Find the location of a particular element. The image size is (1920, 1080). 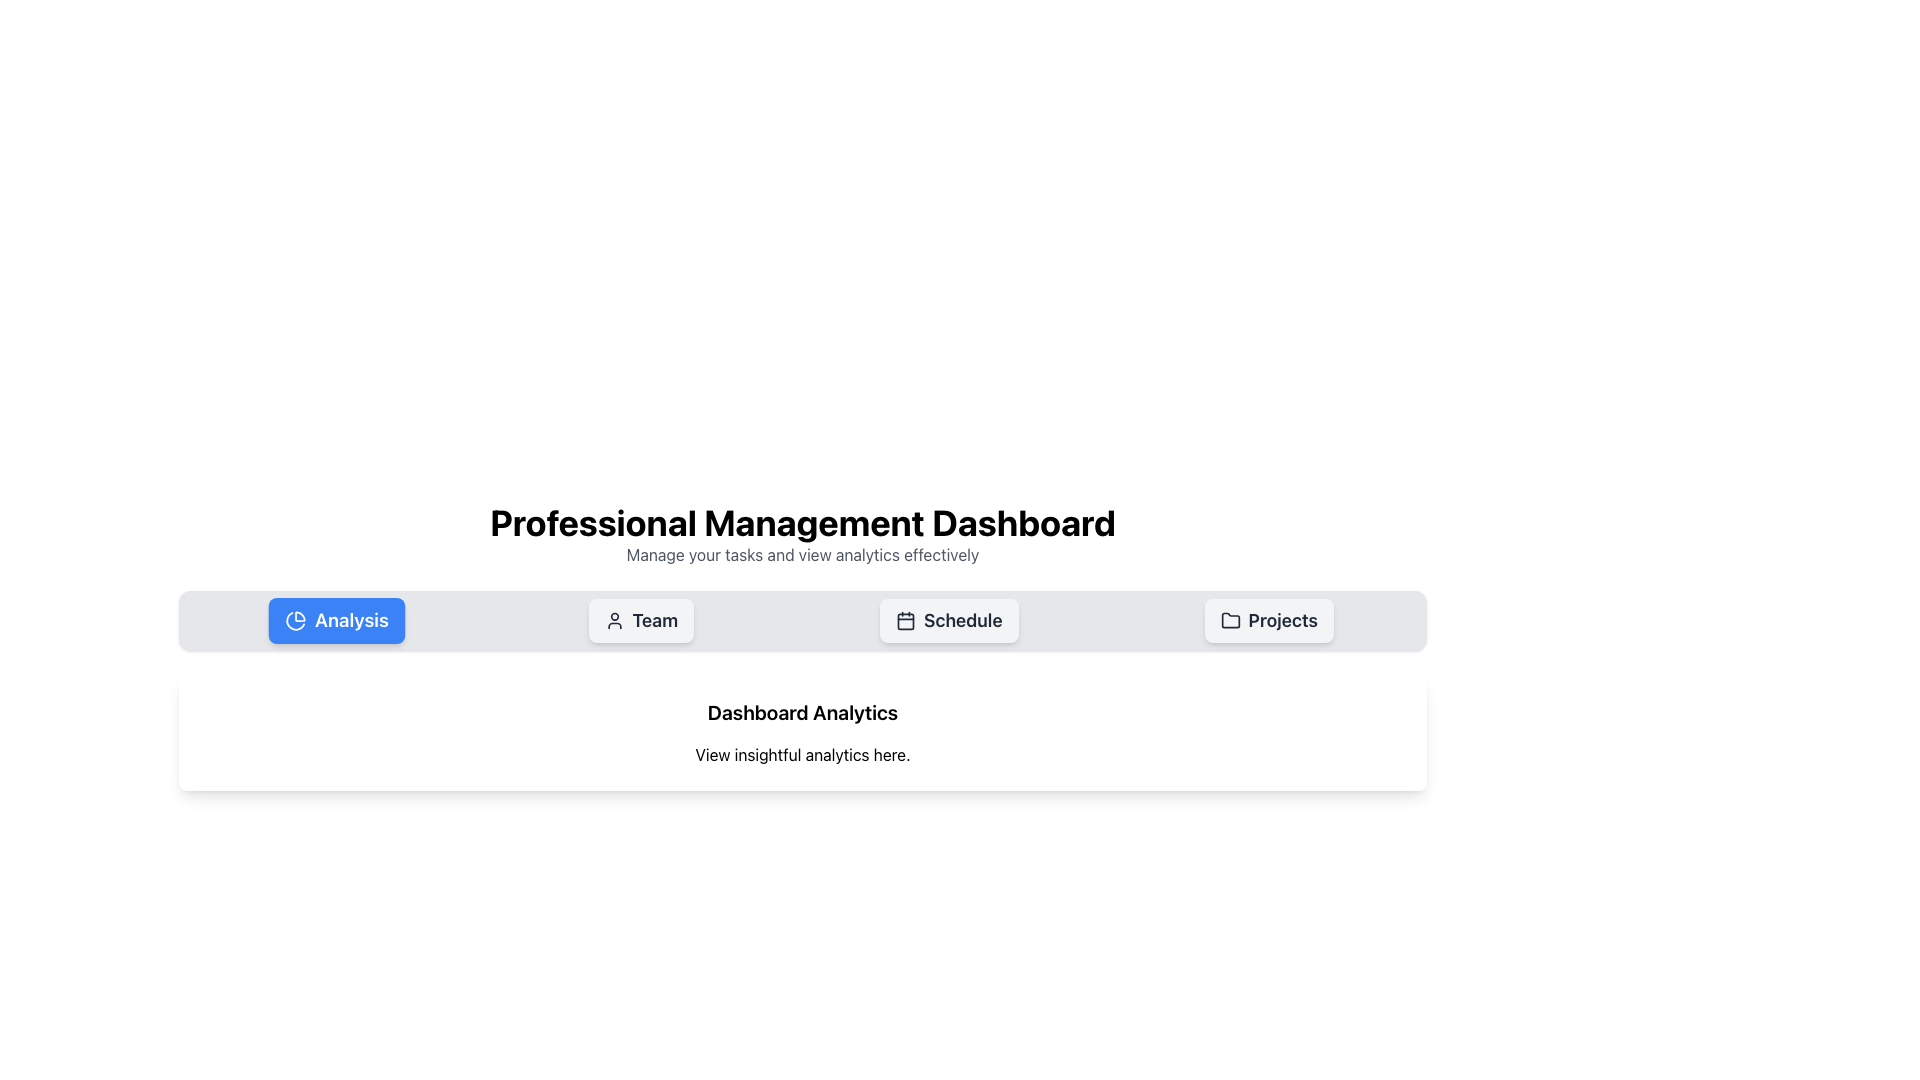

the third button from the left in the horizontal row of four buttons is located at coordinates (948, 620).